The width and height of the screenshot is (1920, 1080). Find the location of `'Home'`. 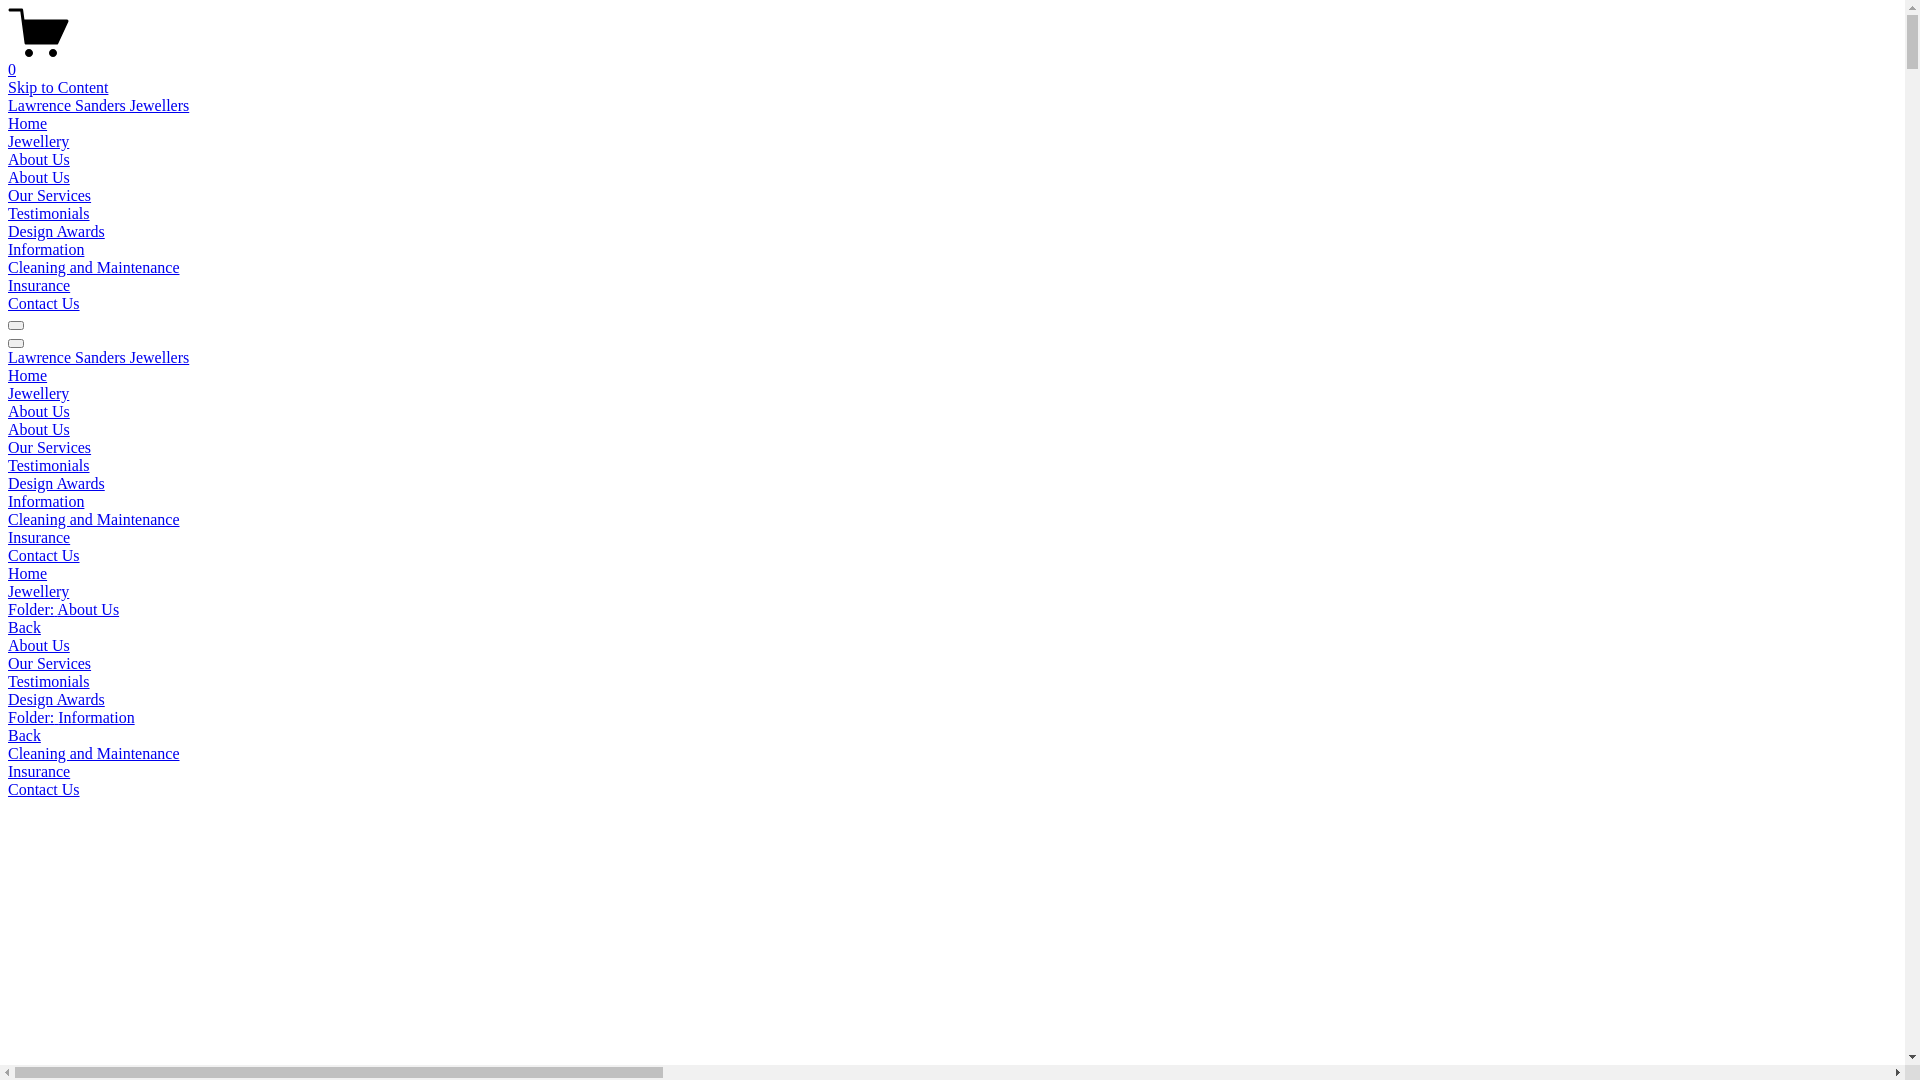

'Home' is located at coordinates (8, 123).